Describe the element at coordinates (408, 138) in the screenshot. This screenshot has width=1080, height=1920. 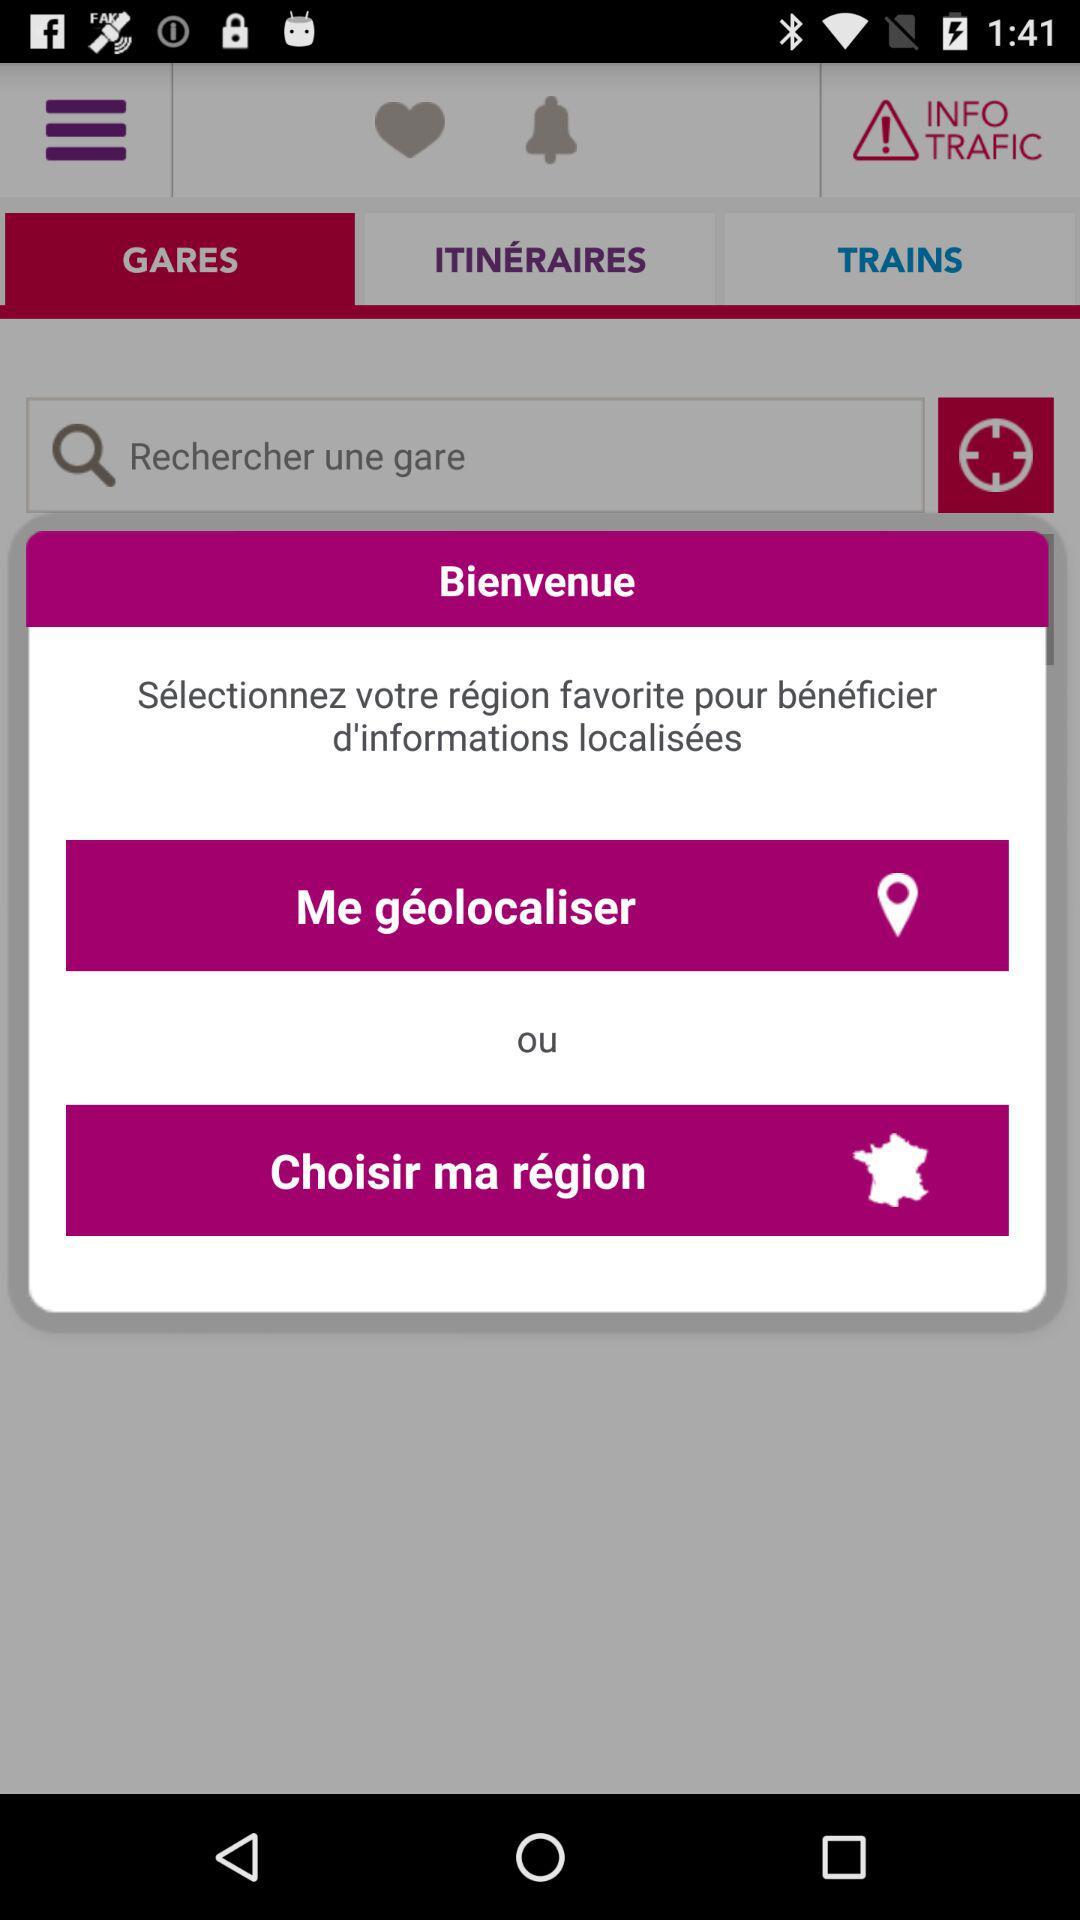
I see `the favorite icon` at that location.